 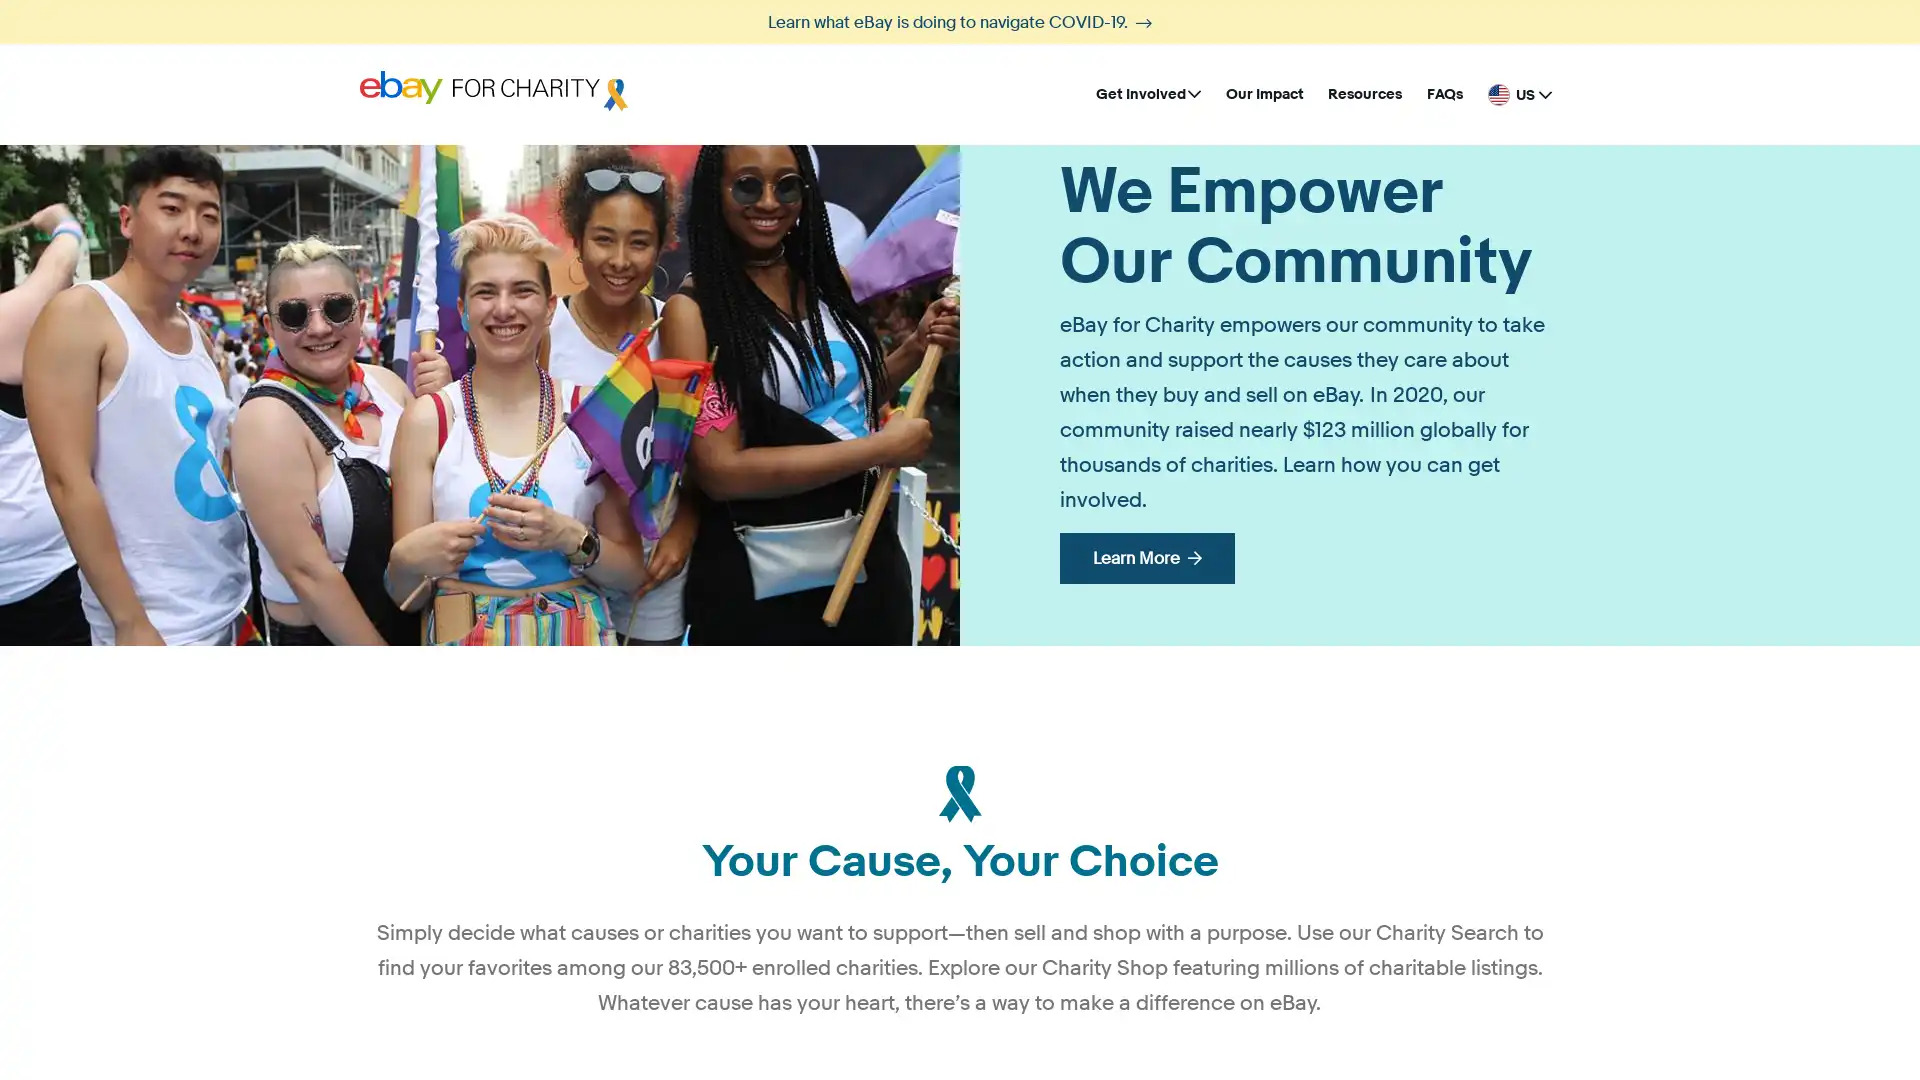 What do you see at coordinates (1518, 93) in the screenshot?
I see `United States - English US` at bounding box center [1518, 93].